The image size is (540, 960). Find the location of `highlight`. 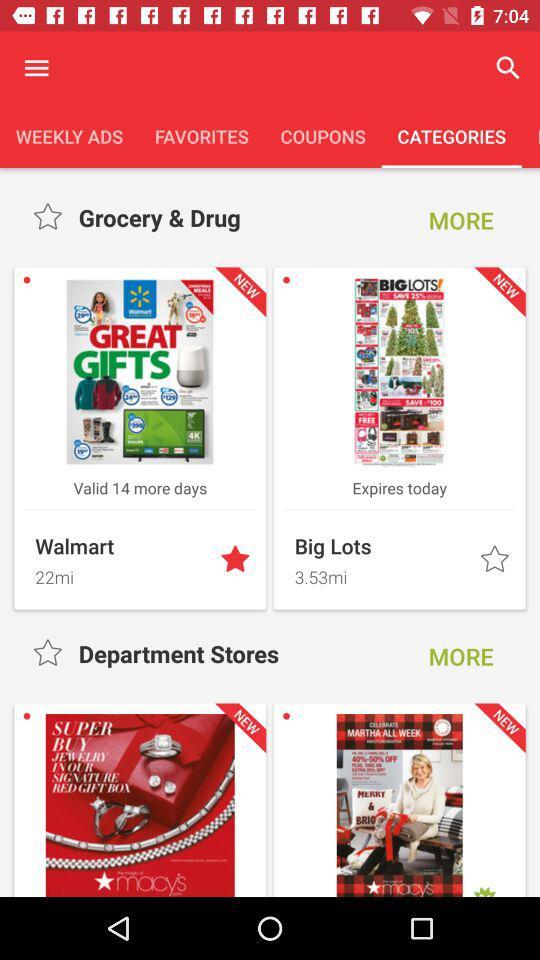

highlight is located at coordinates (237, 560).